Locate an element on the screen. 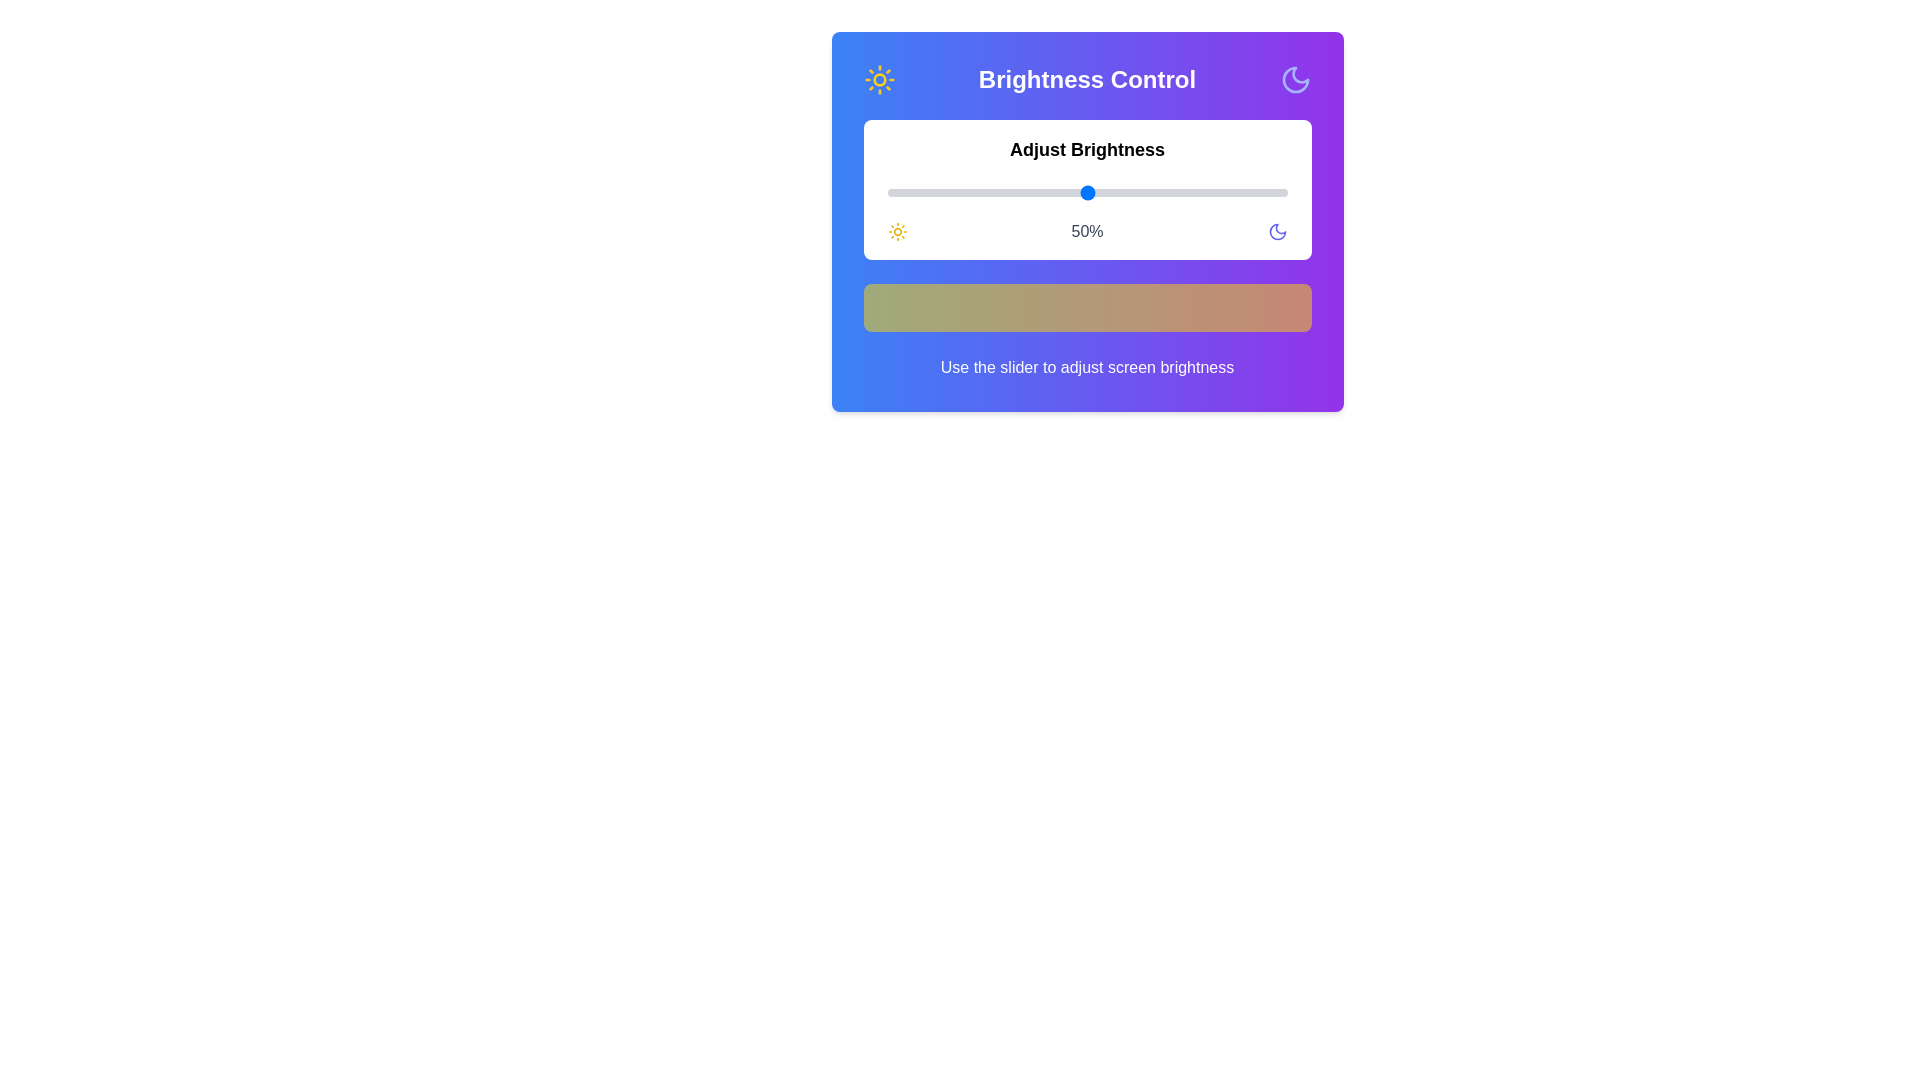 This screenshot has width=1920, height=1080. the brightness slider to 94% is located at coordinates (1262, 192).